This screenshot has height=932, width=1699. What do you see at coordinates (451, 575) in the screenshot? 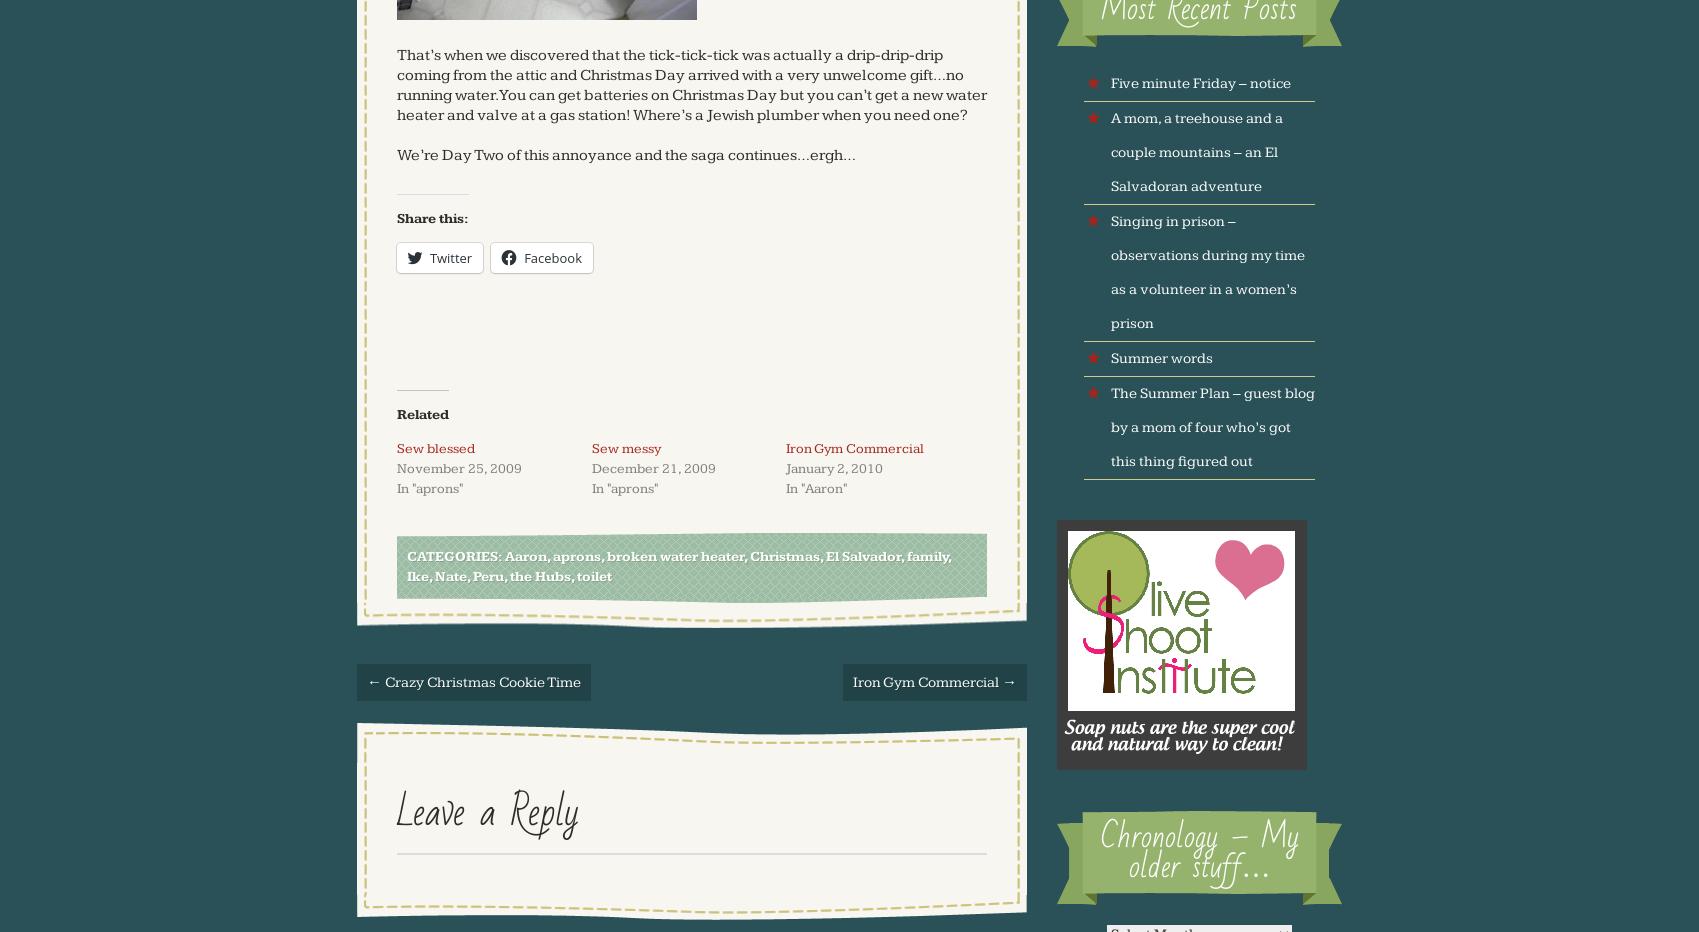
I see `'Nate'` at bounding box center [451, 575].